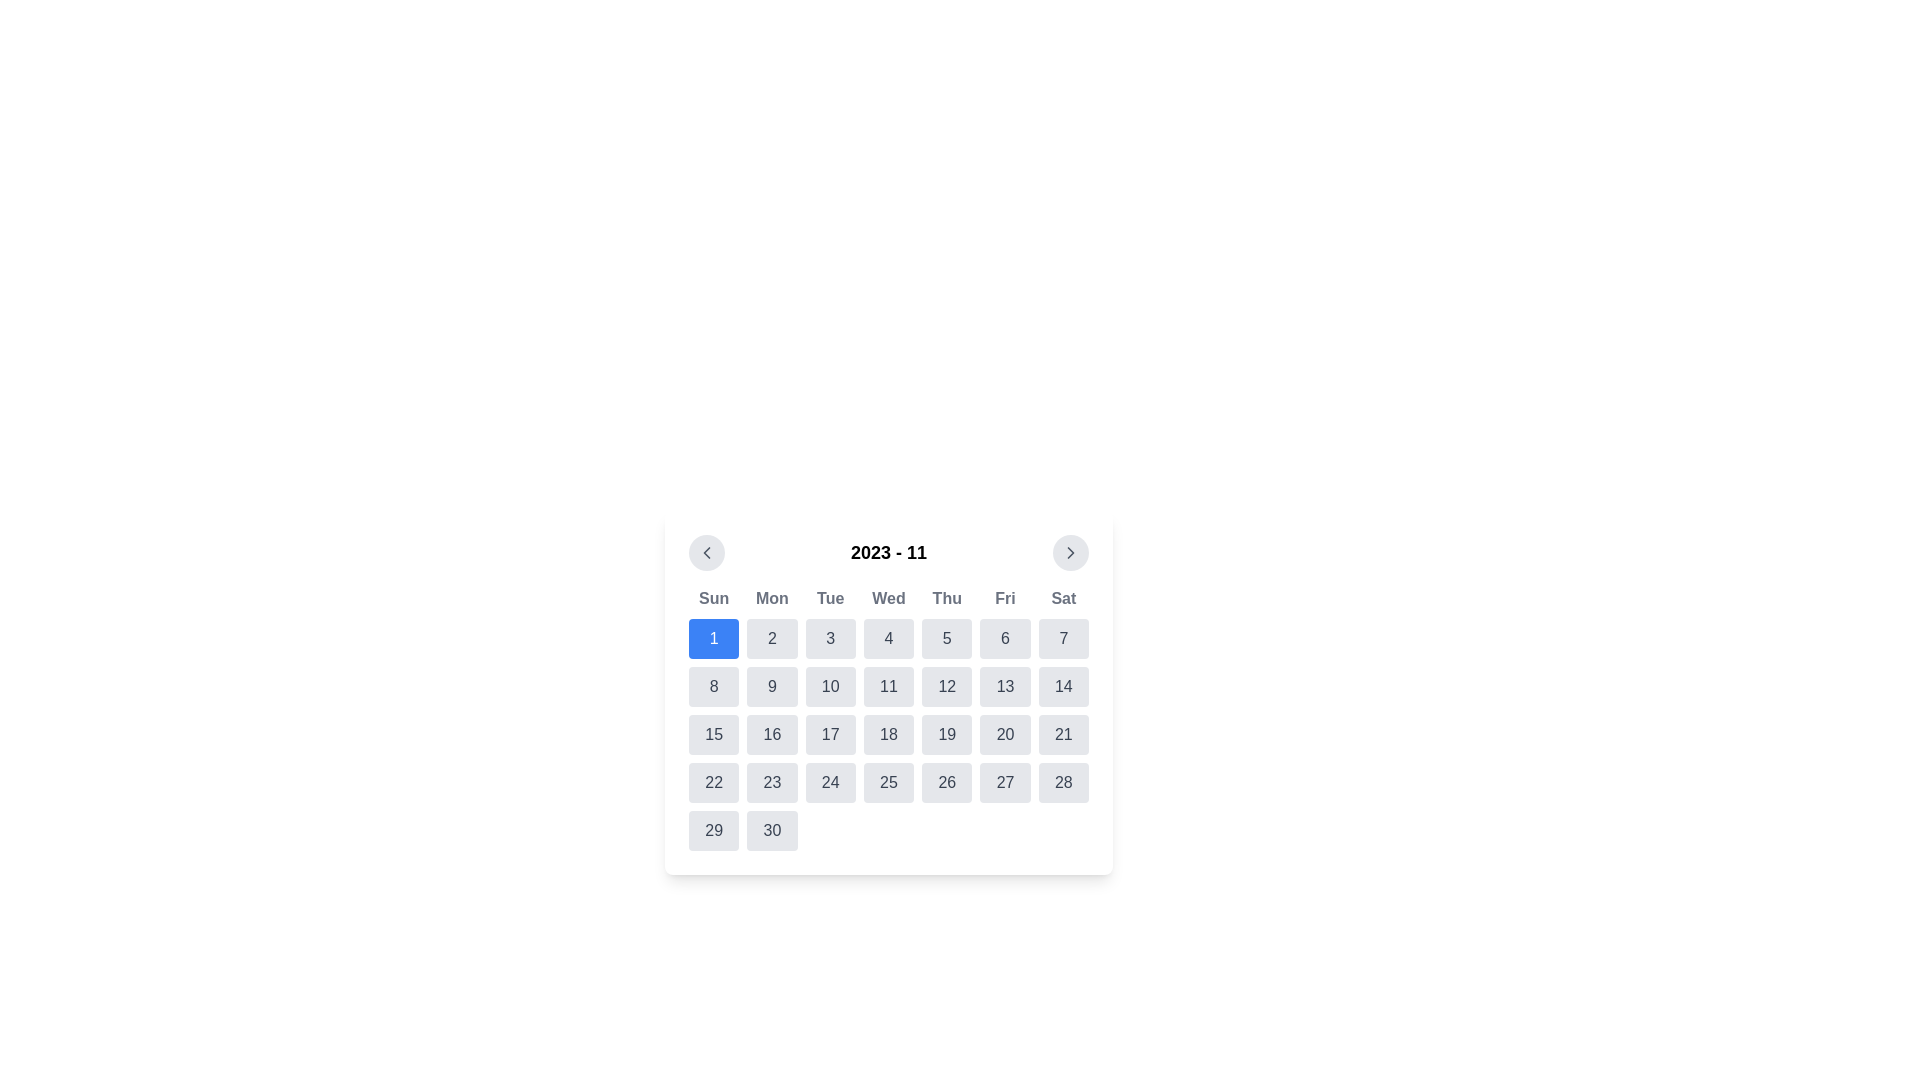 The image size is (1920, 1080). Describe the element at coordinates (1005, 782) in the screenshot. I see `the square button with a gray background and the number '27' centered in dark gray text, located in the sixth row and sixth column of the grid layout` at that location.